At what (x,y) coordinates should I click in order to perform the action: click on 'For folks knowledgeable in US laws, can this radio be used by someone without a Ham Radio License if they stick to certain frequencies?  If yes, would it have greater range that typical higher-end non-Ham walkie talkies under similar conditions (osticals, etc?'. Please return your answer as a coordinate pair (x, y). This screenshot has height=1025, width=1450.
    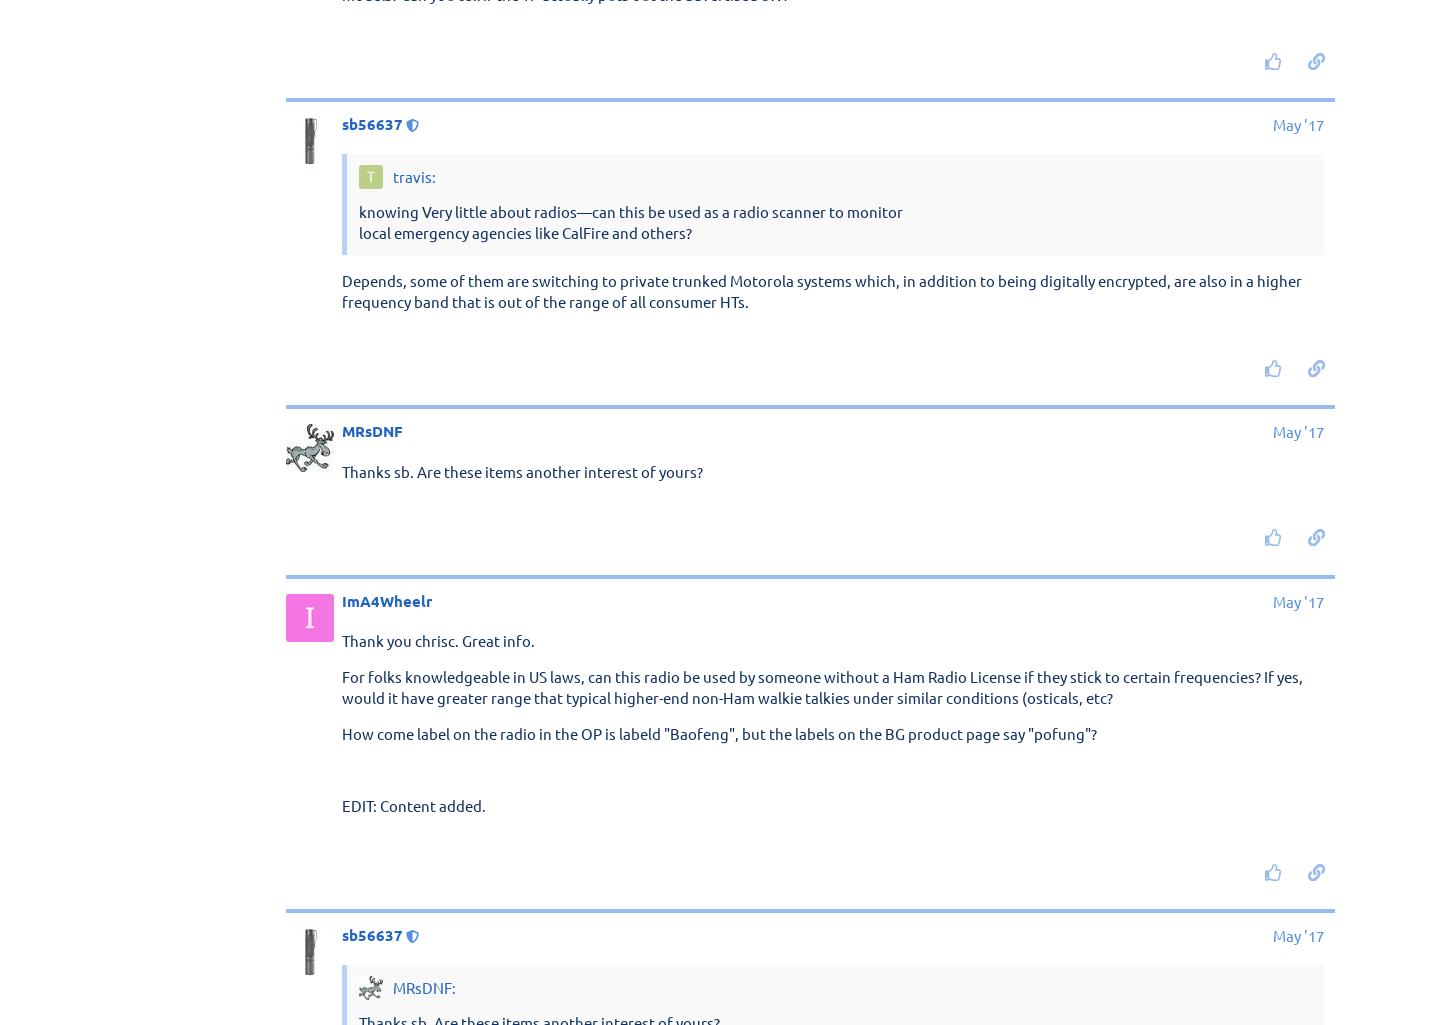
    Looking at the image, I should click on (822, 686).